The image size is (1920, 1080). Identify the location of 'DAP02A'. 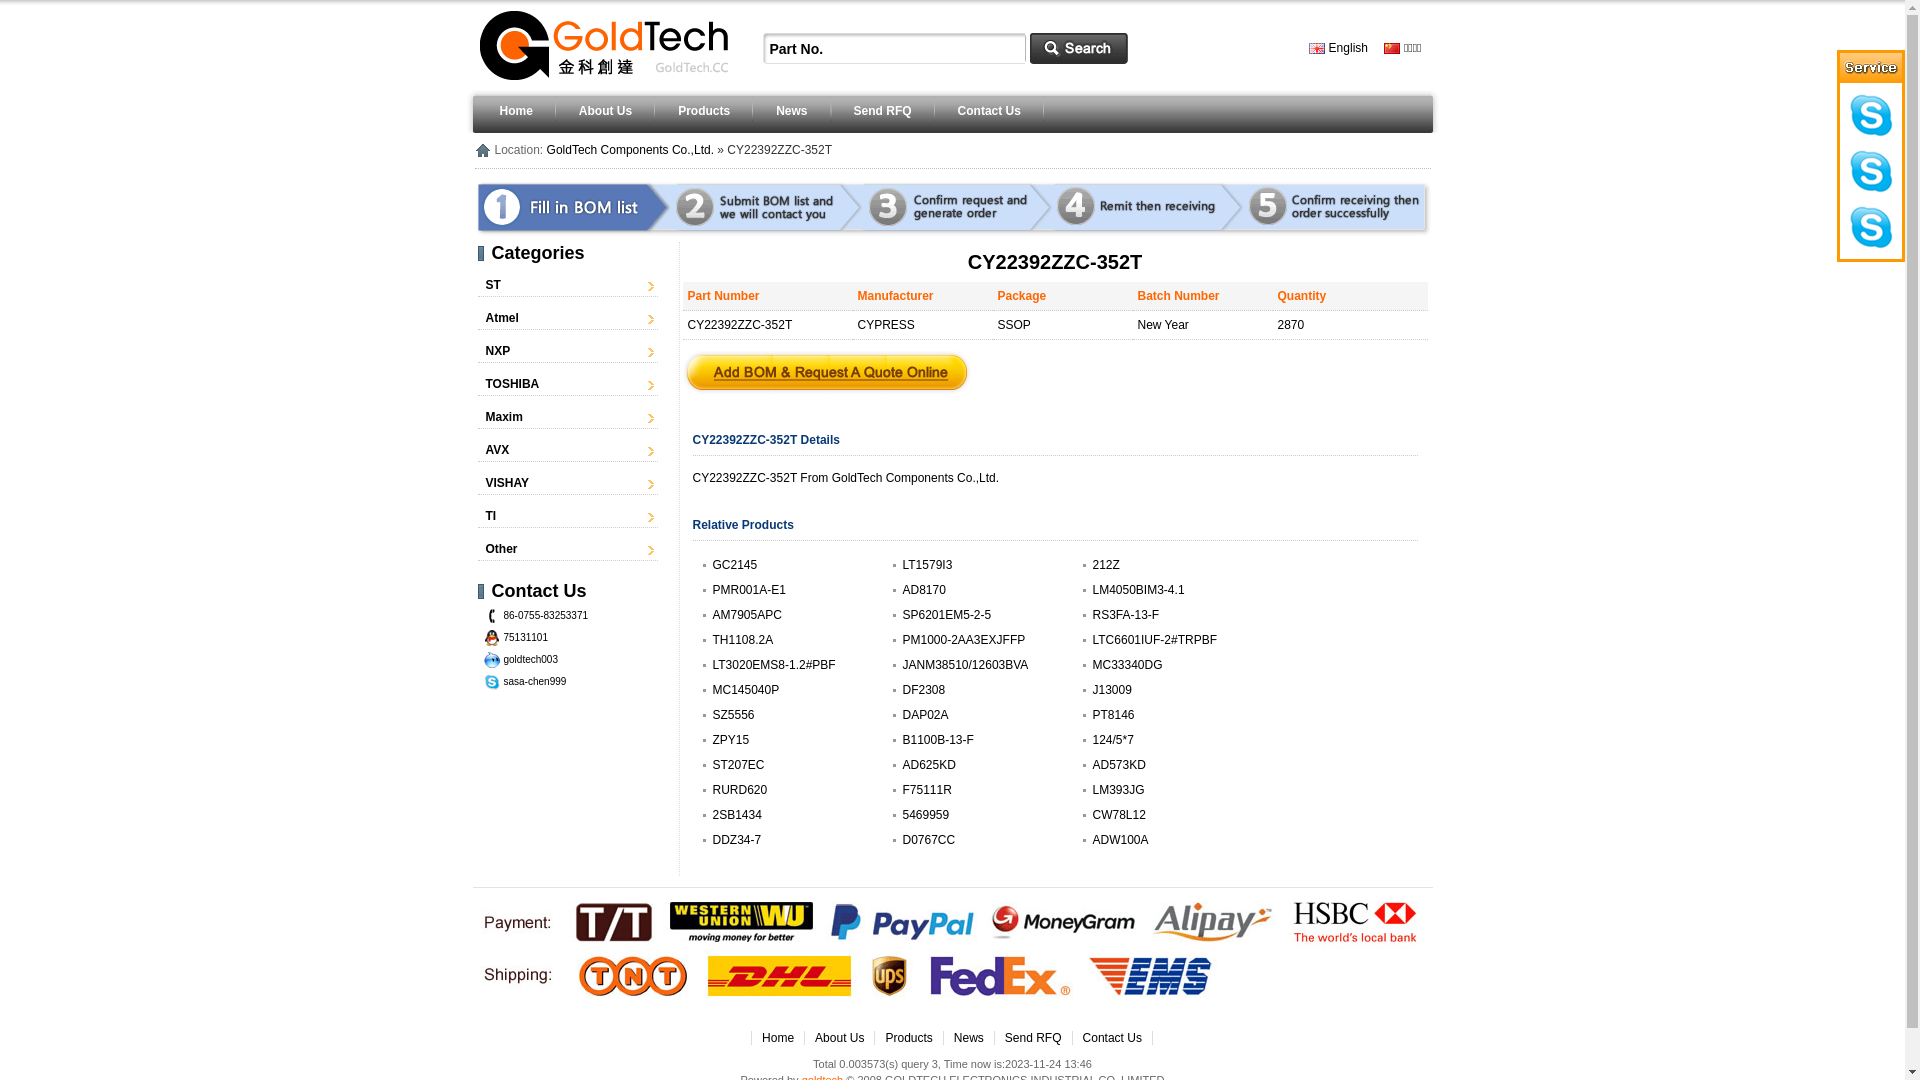
(924, 713).